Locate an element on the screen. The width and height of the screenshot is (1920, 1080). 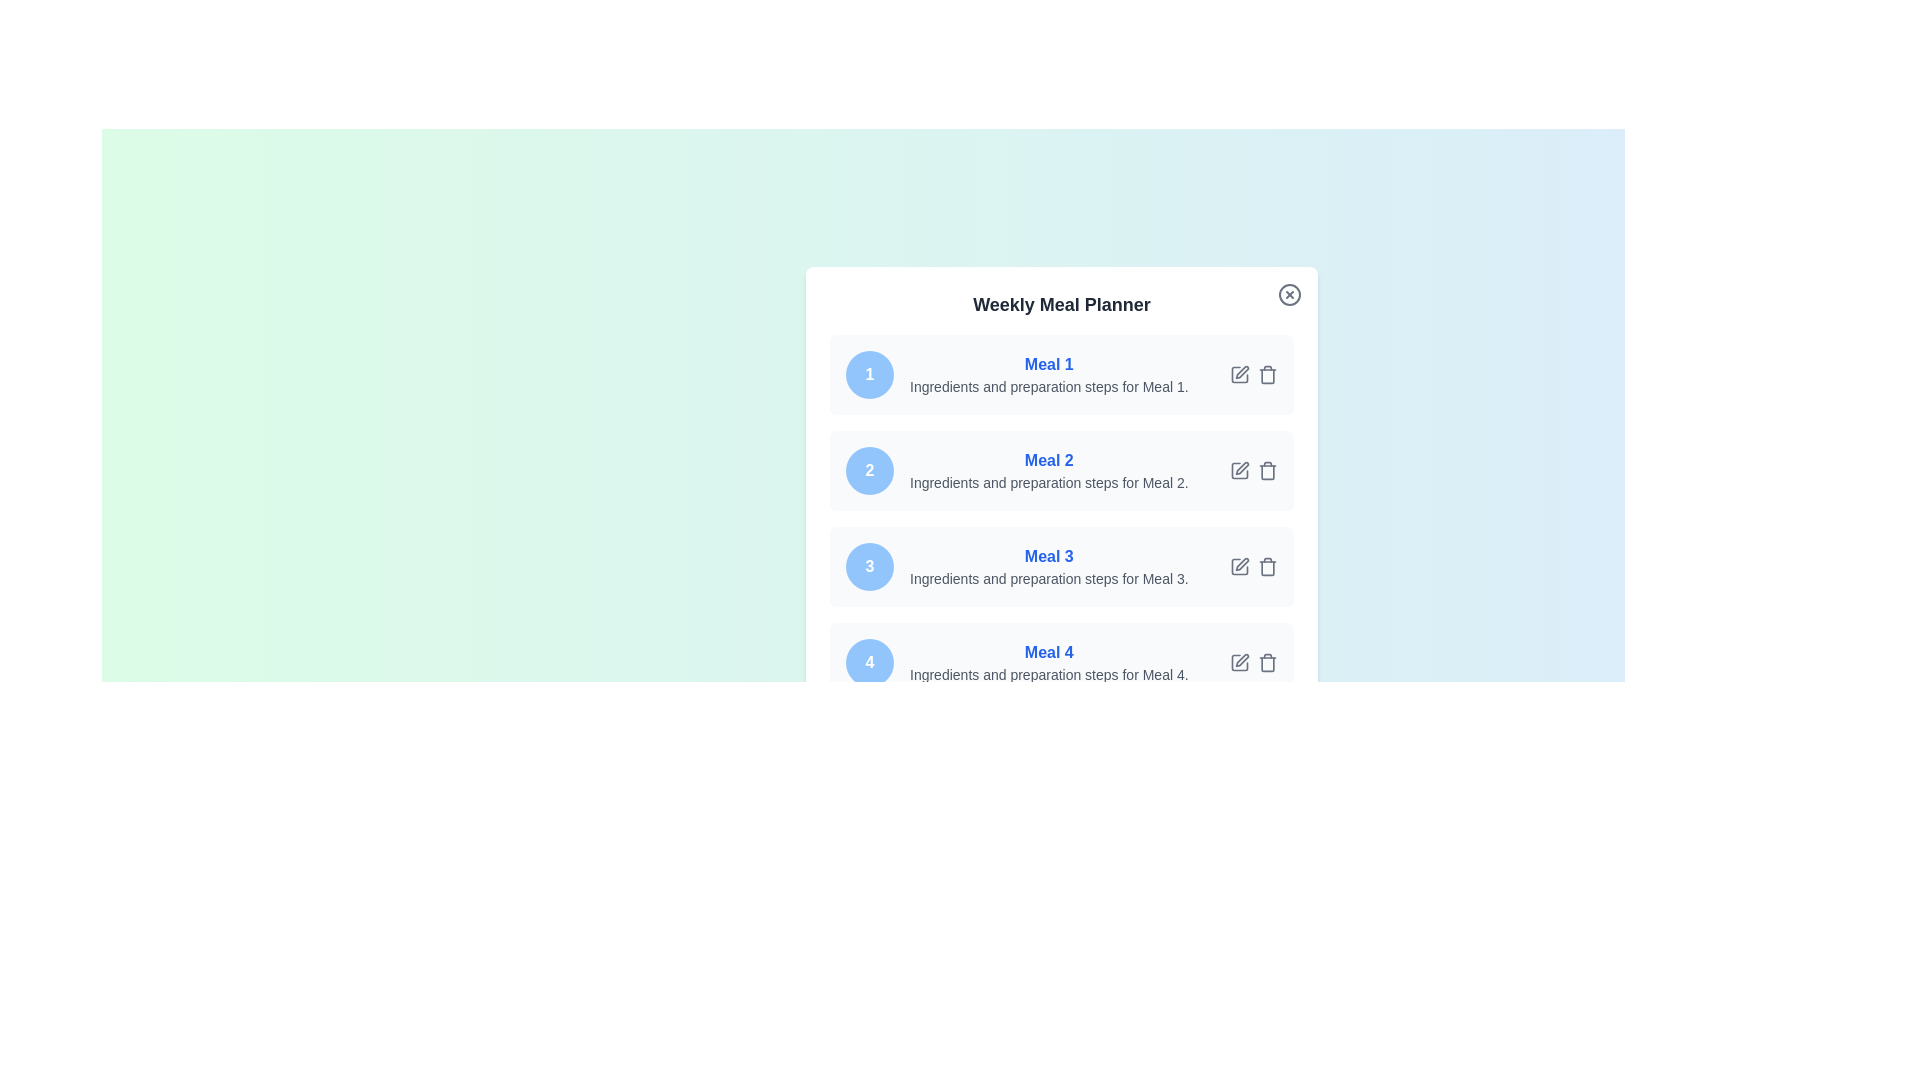
the day indicator for meal 3 is located at coordinates (869, 567).